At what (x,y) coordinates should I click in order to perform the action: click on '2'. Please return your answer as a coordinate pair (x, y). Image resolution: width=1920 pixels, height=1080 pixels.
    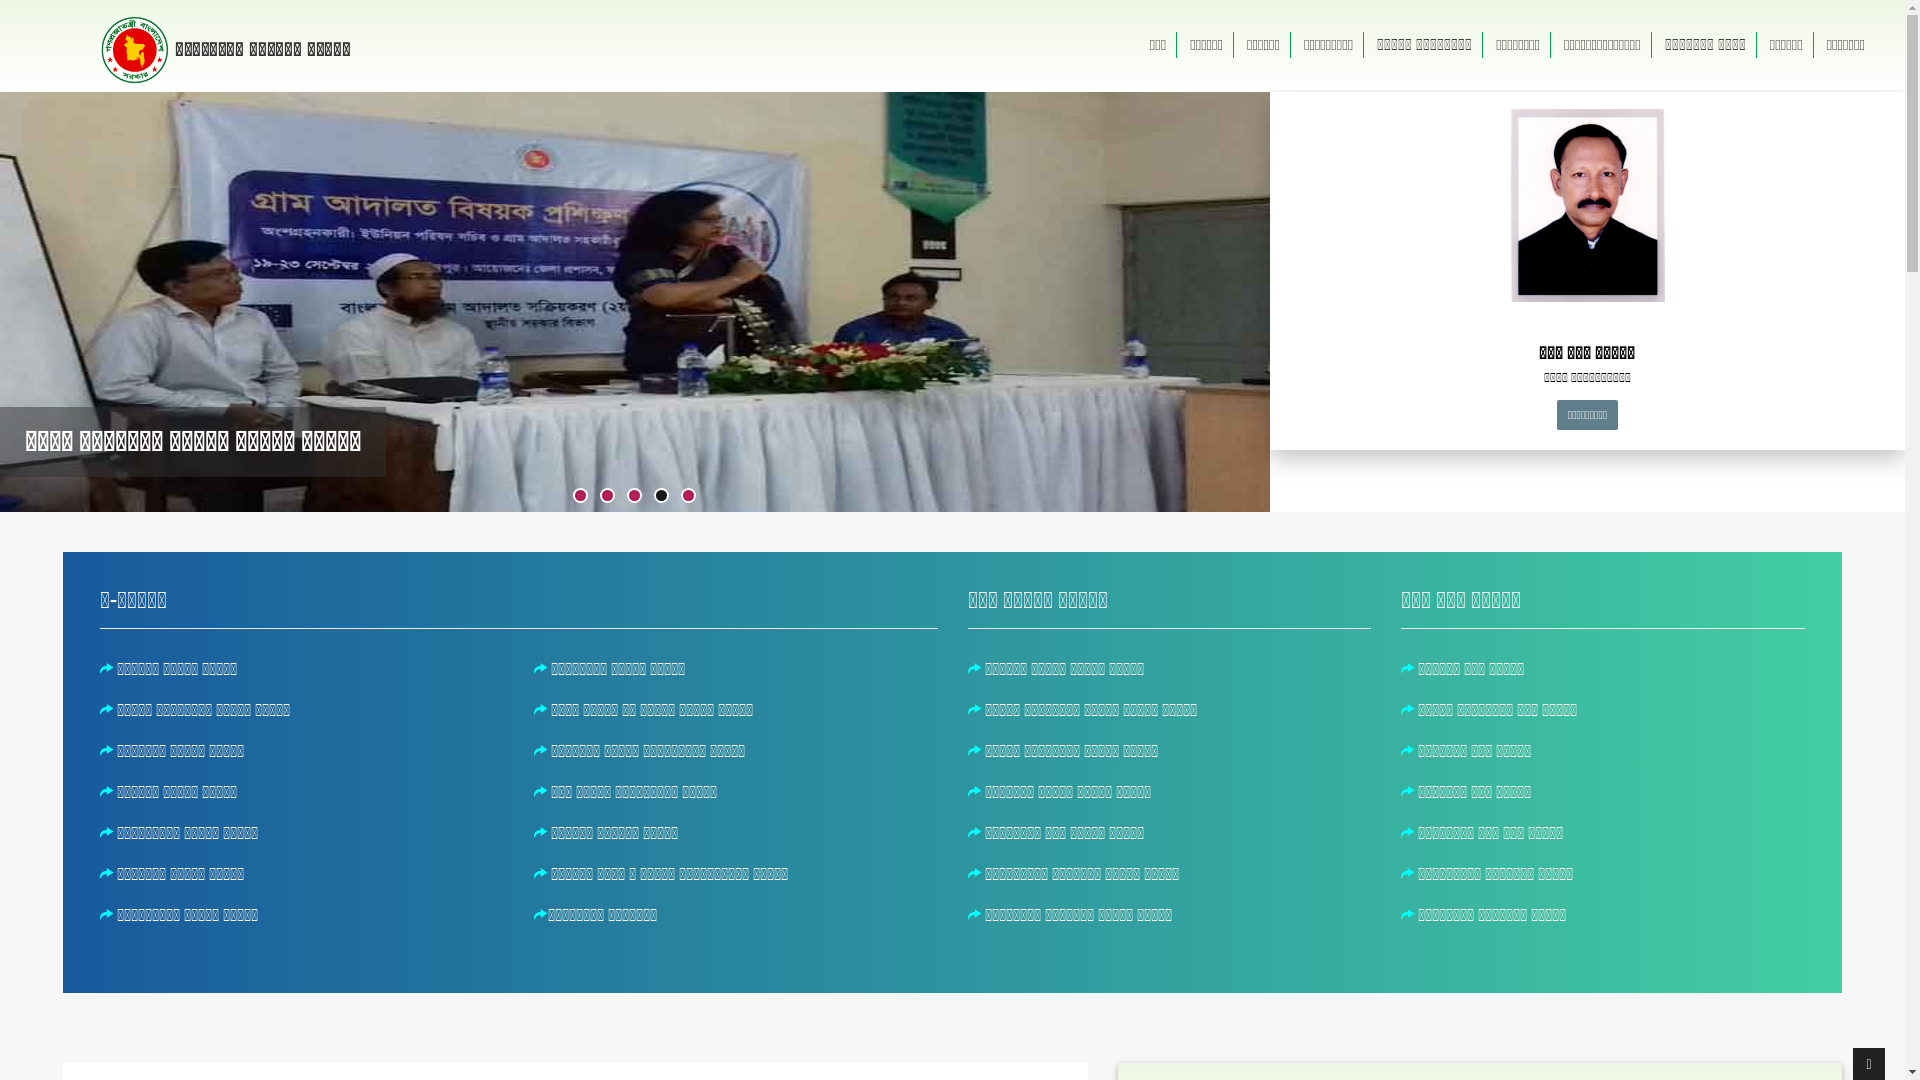
    Looking at the image, I should click on (606, 495).